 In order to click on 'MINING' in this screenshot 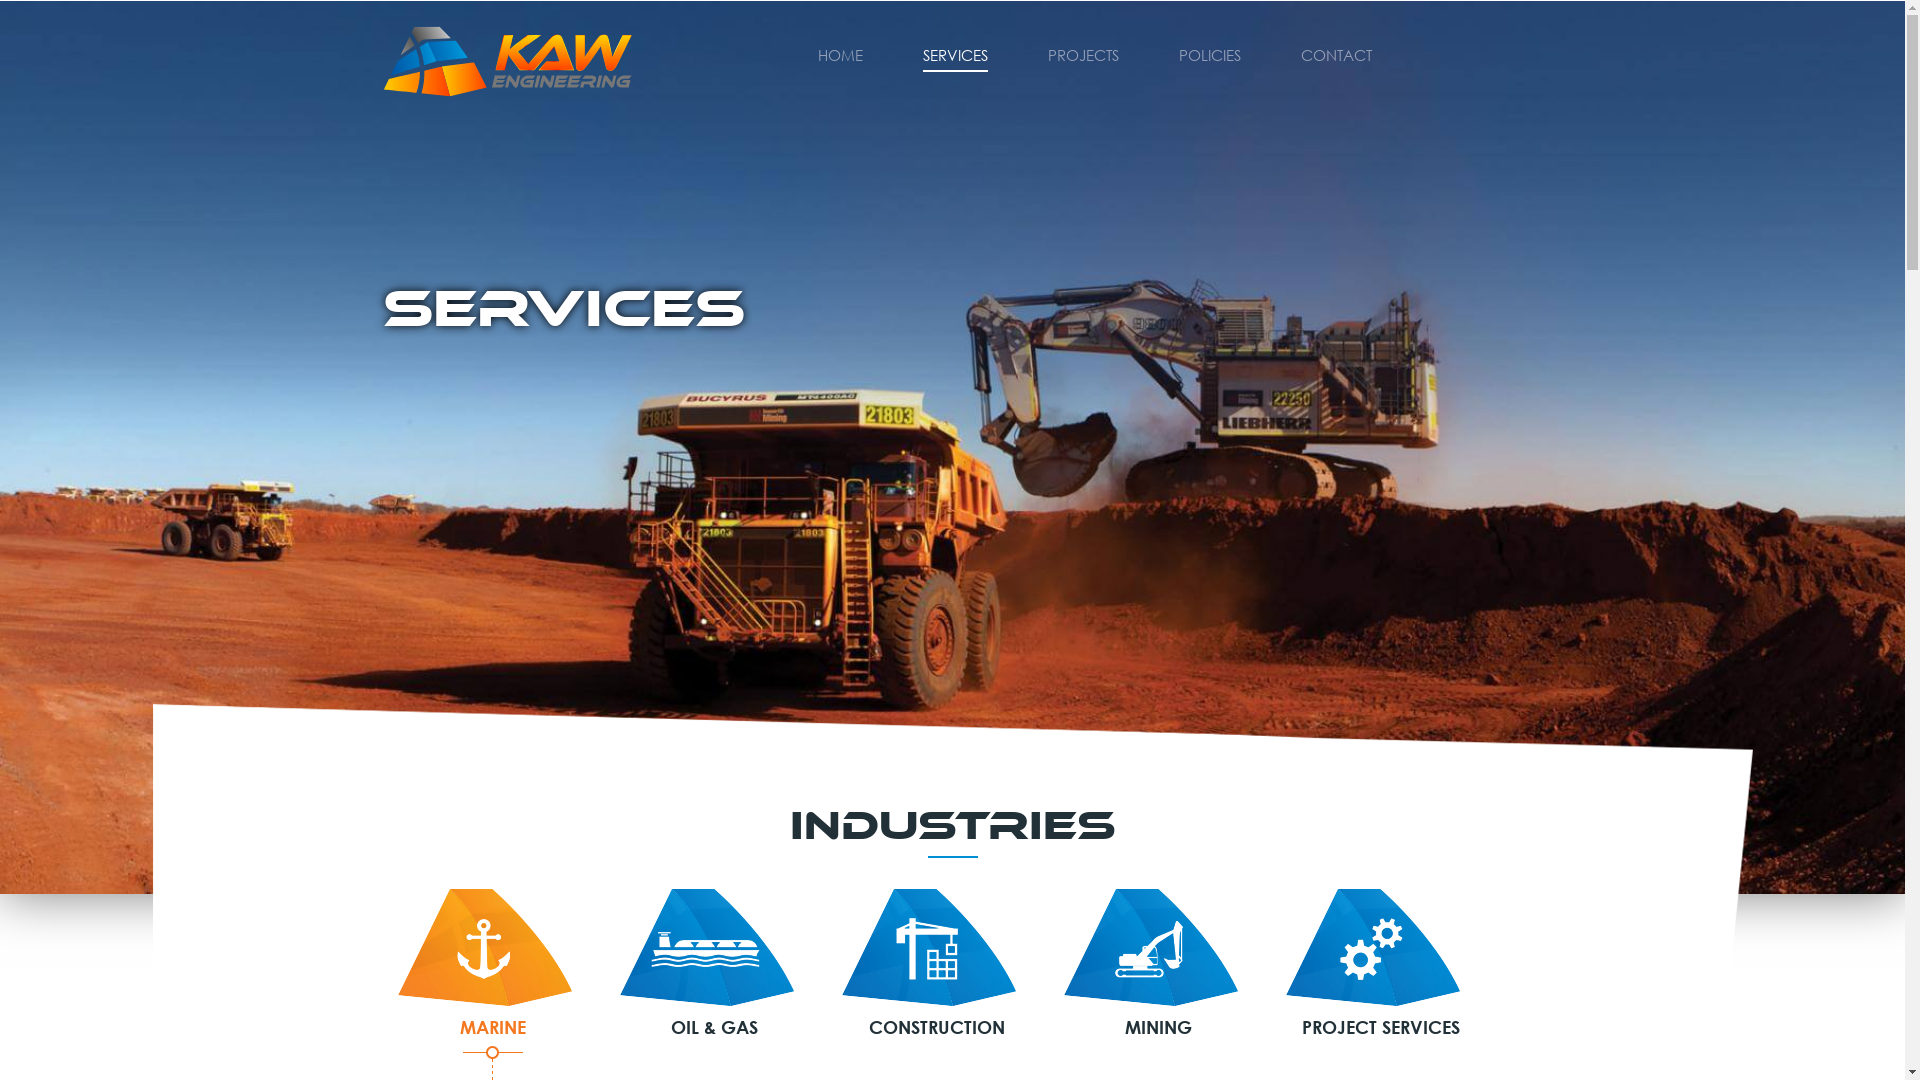, I will do `click(1158, 963)`.